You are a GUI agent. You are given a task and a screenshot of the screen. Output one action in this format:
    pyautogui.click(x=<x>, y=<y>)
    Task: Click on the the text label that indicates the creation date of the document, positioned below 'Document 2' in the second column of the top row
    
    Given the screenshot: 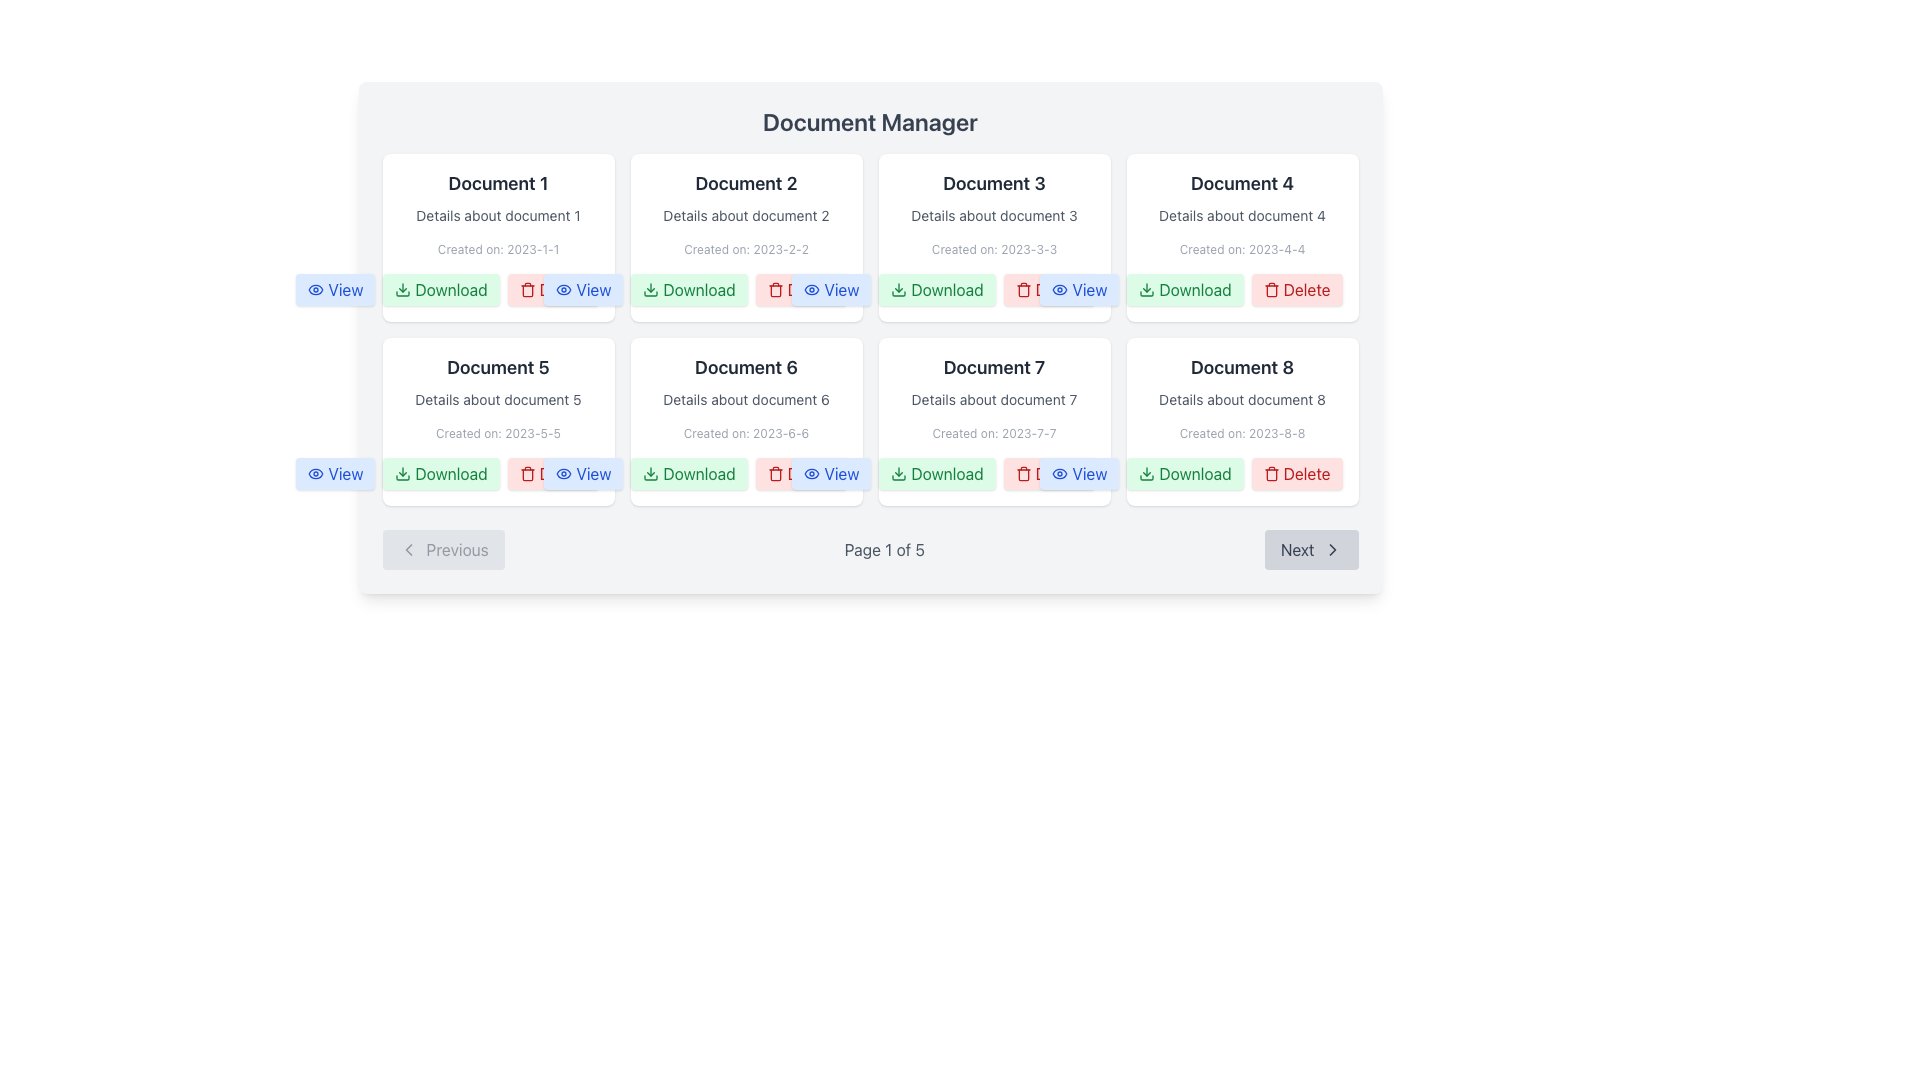 What is the action you would take?
    pyautogui.click(x=745, y=249)
    